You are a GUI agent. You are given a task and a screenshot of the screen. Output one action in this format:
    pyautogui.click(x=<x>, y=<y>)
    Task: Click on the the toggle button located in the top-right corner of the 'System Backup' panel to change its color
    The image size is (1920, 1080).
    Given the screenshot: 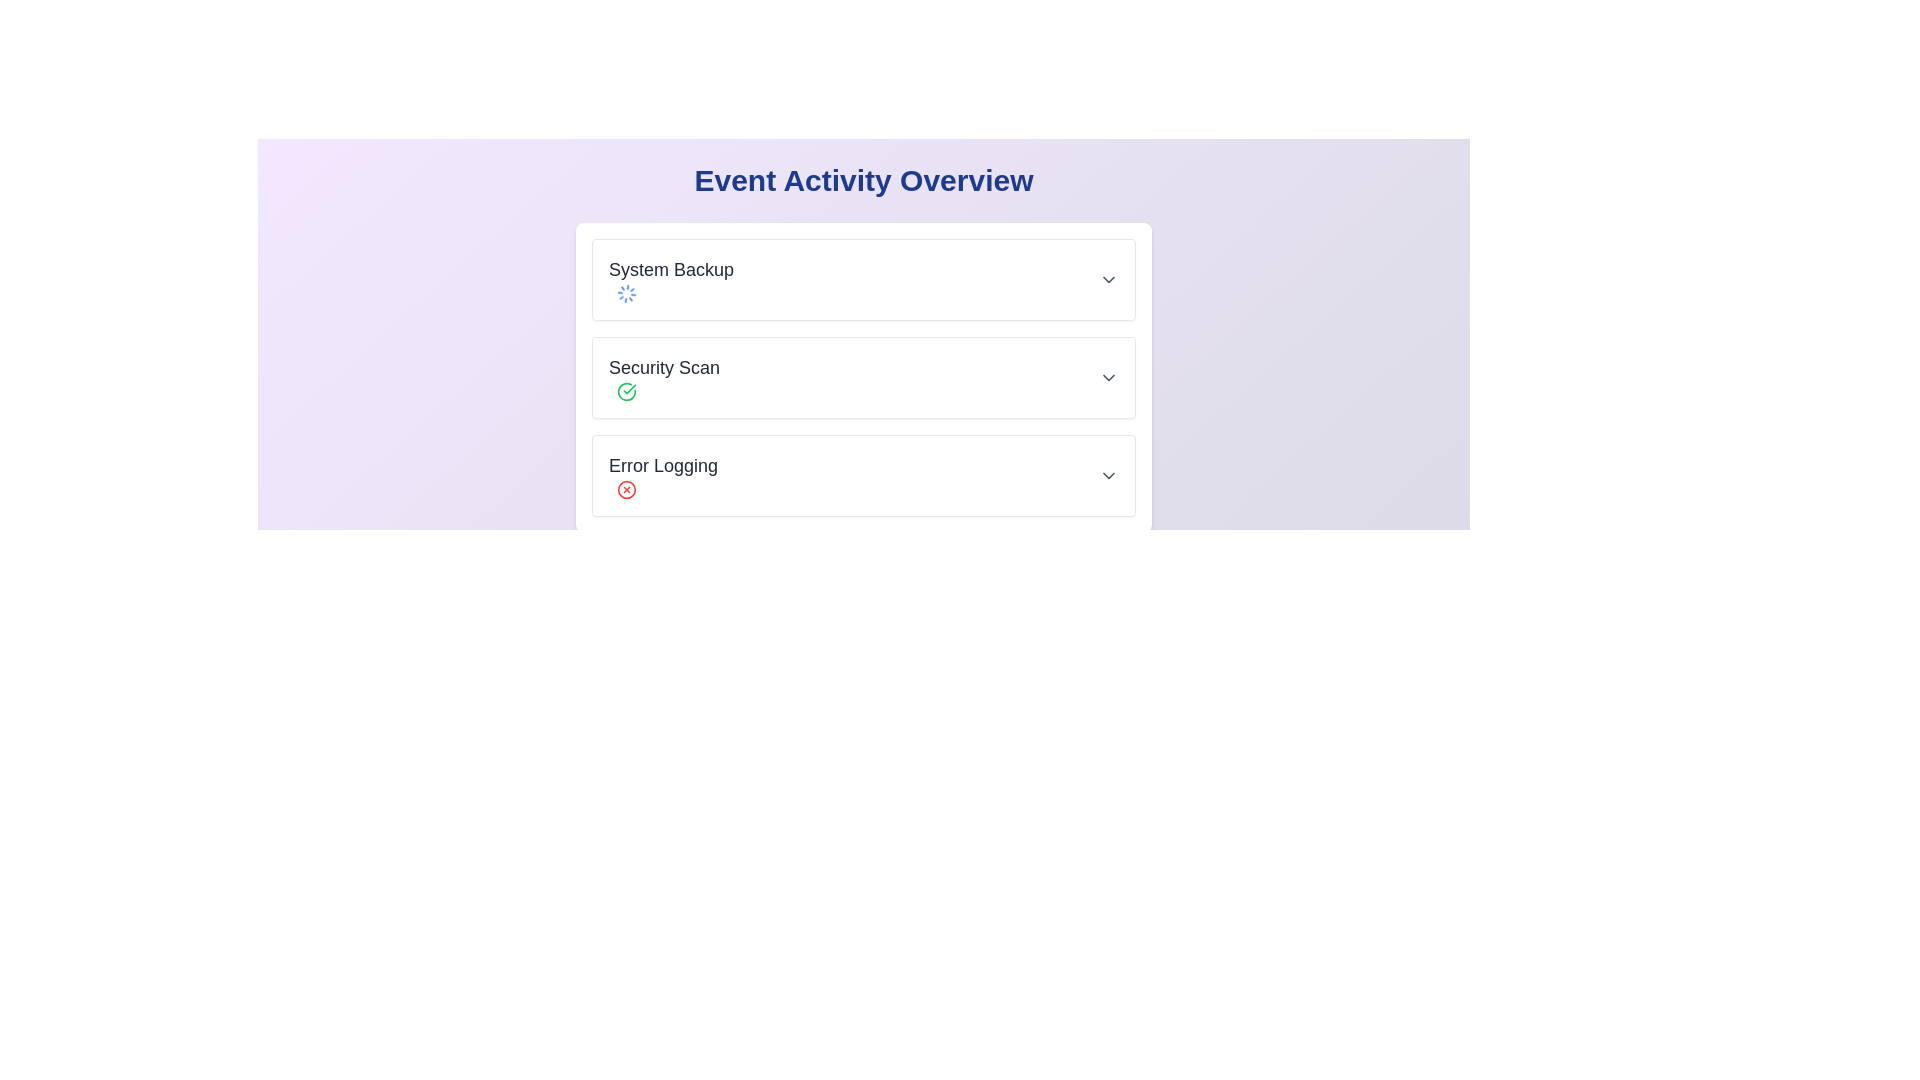 What is the action you would take?
    pyautogui.click(x=1107, y=280)
    